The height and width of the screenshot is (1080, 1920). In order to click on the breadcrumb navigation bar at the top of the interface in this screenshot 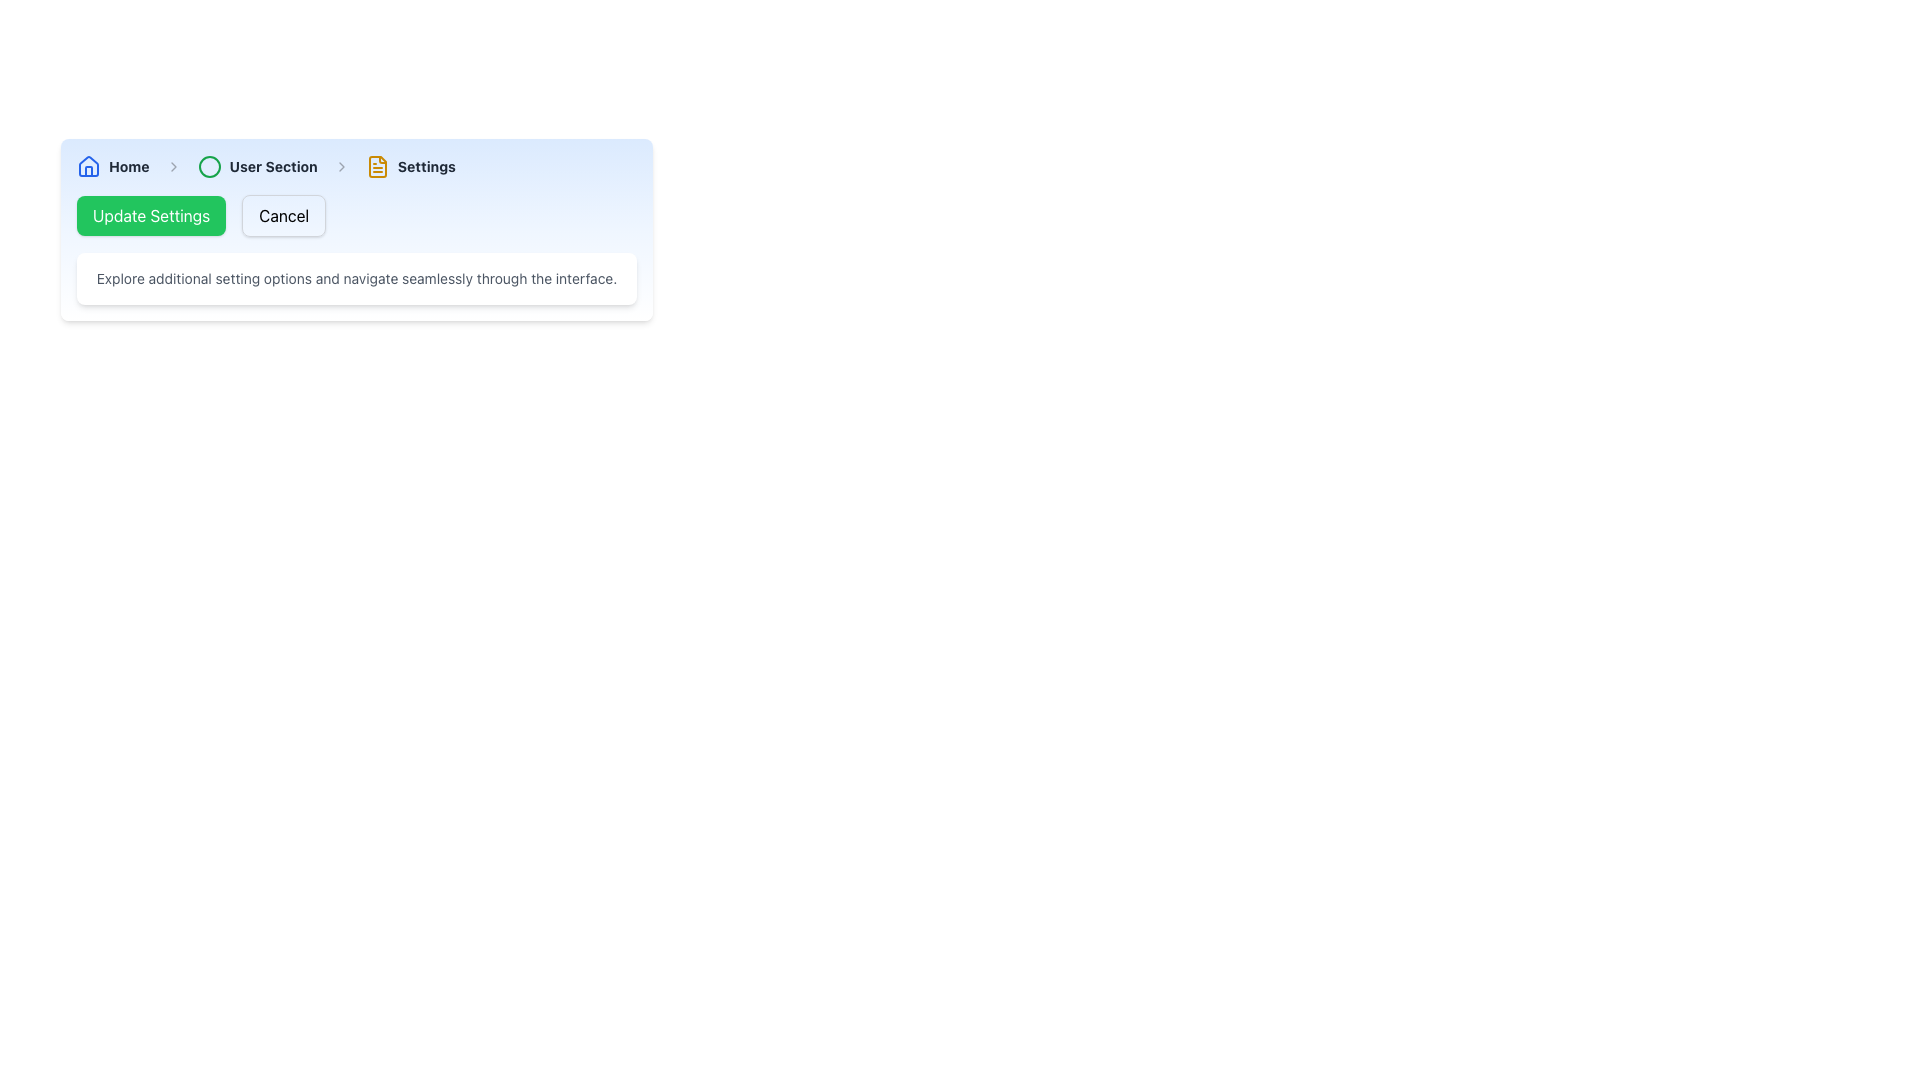, I will do `click(356, 165)`.